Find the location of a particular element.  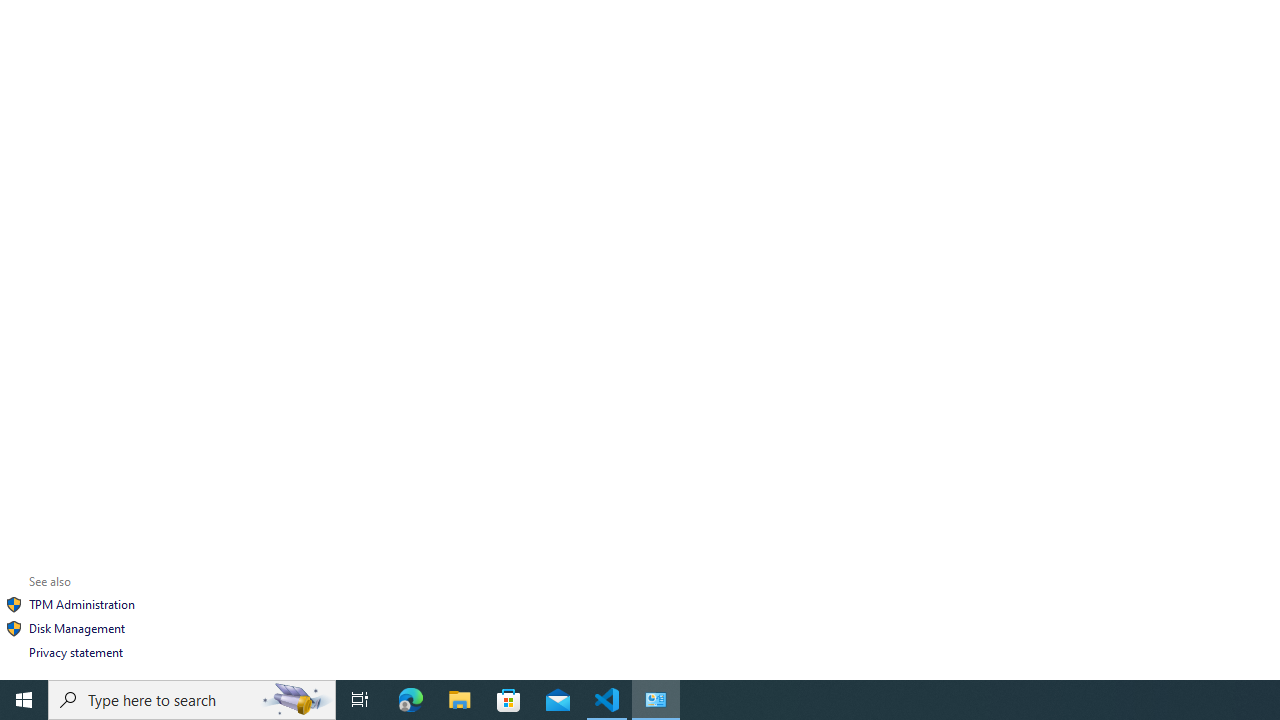

'Visual Studio Code - 1 running window' is located at coordinates (606, 698).